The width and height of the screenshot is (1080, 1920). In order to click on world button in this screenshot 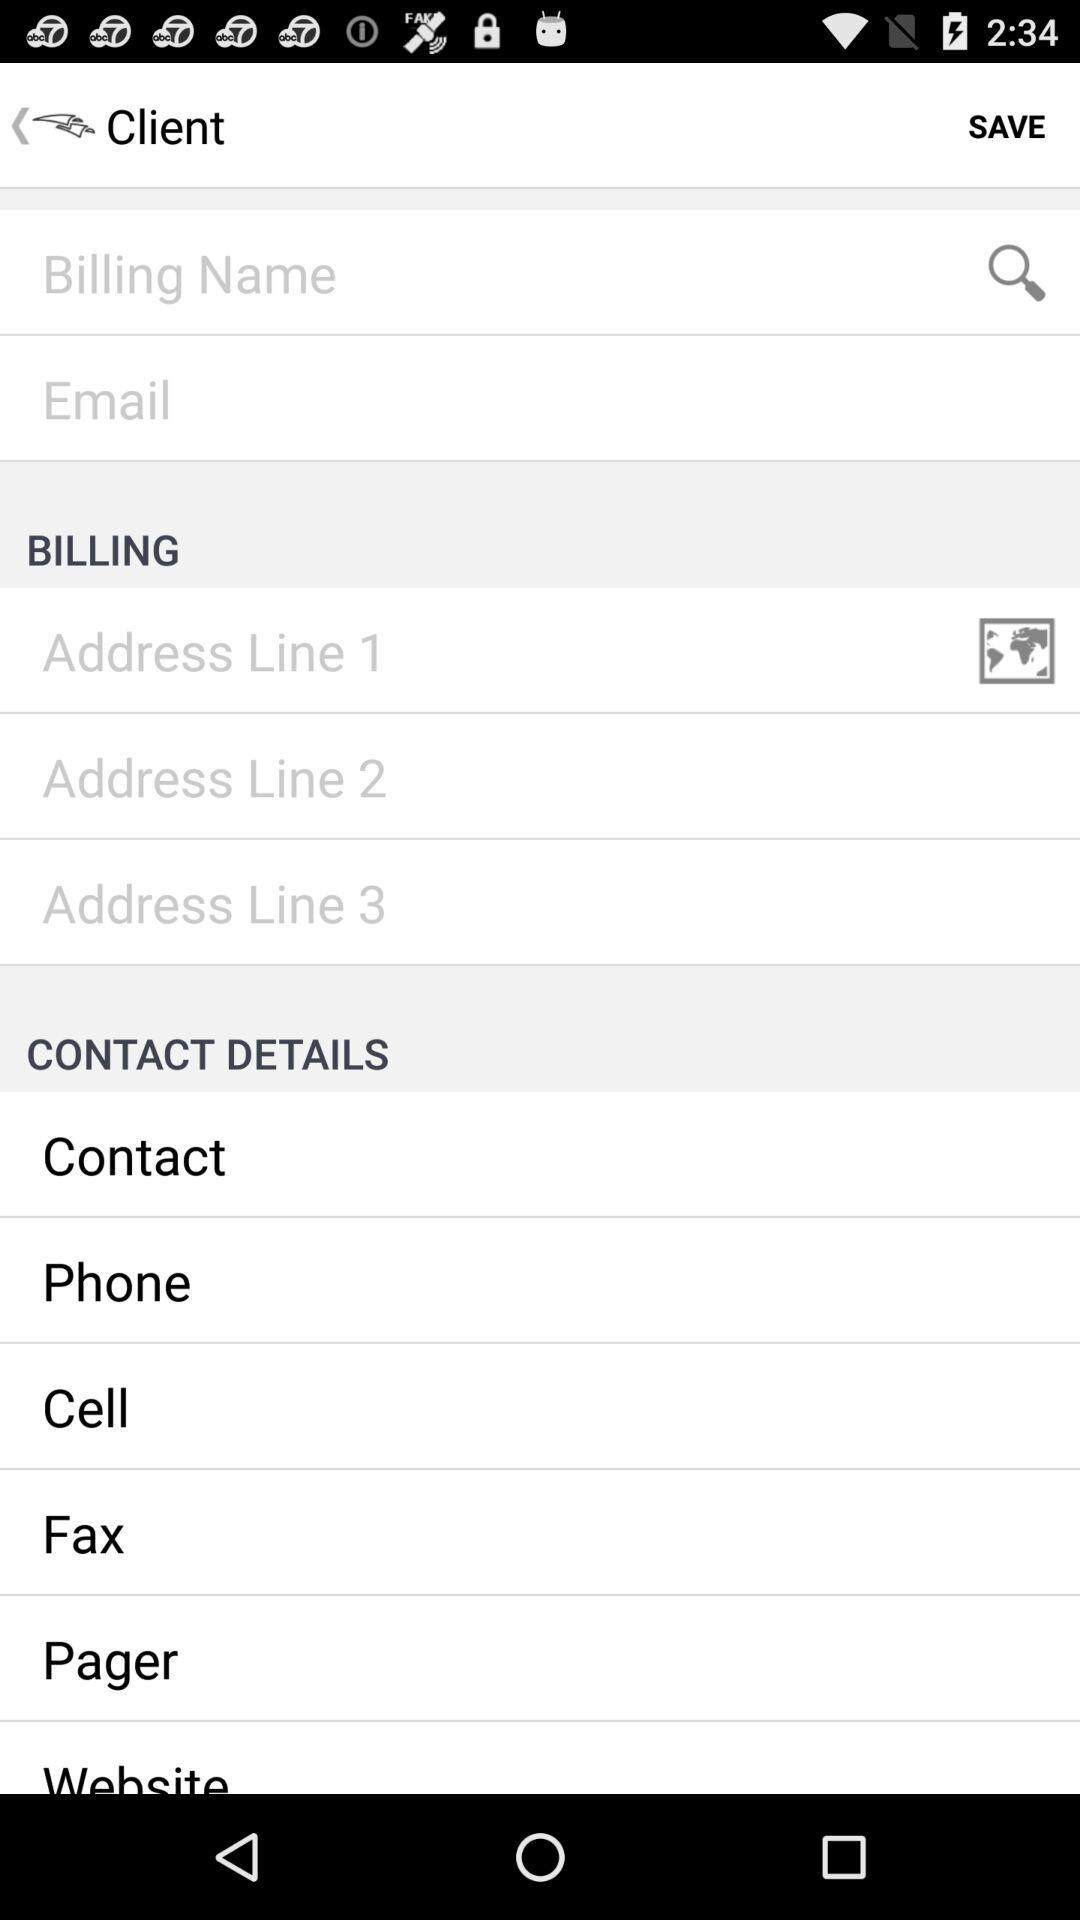, I will do `click(1017, 651)`.